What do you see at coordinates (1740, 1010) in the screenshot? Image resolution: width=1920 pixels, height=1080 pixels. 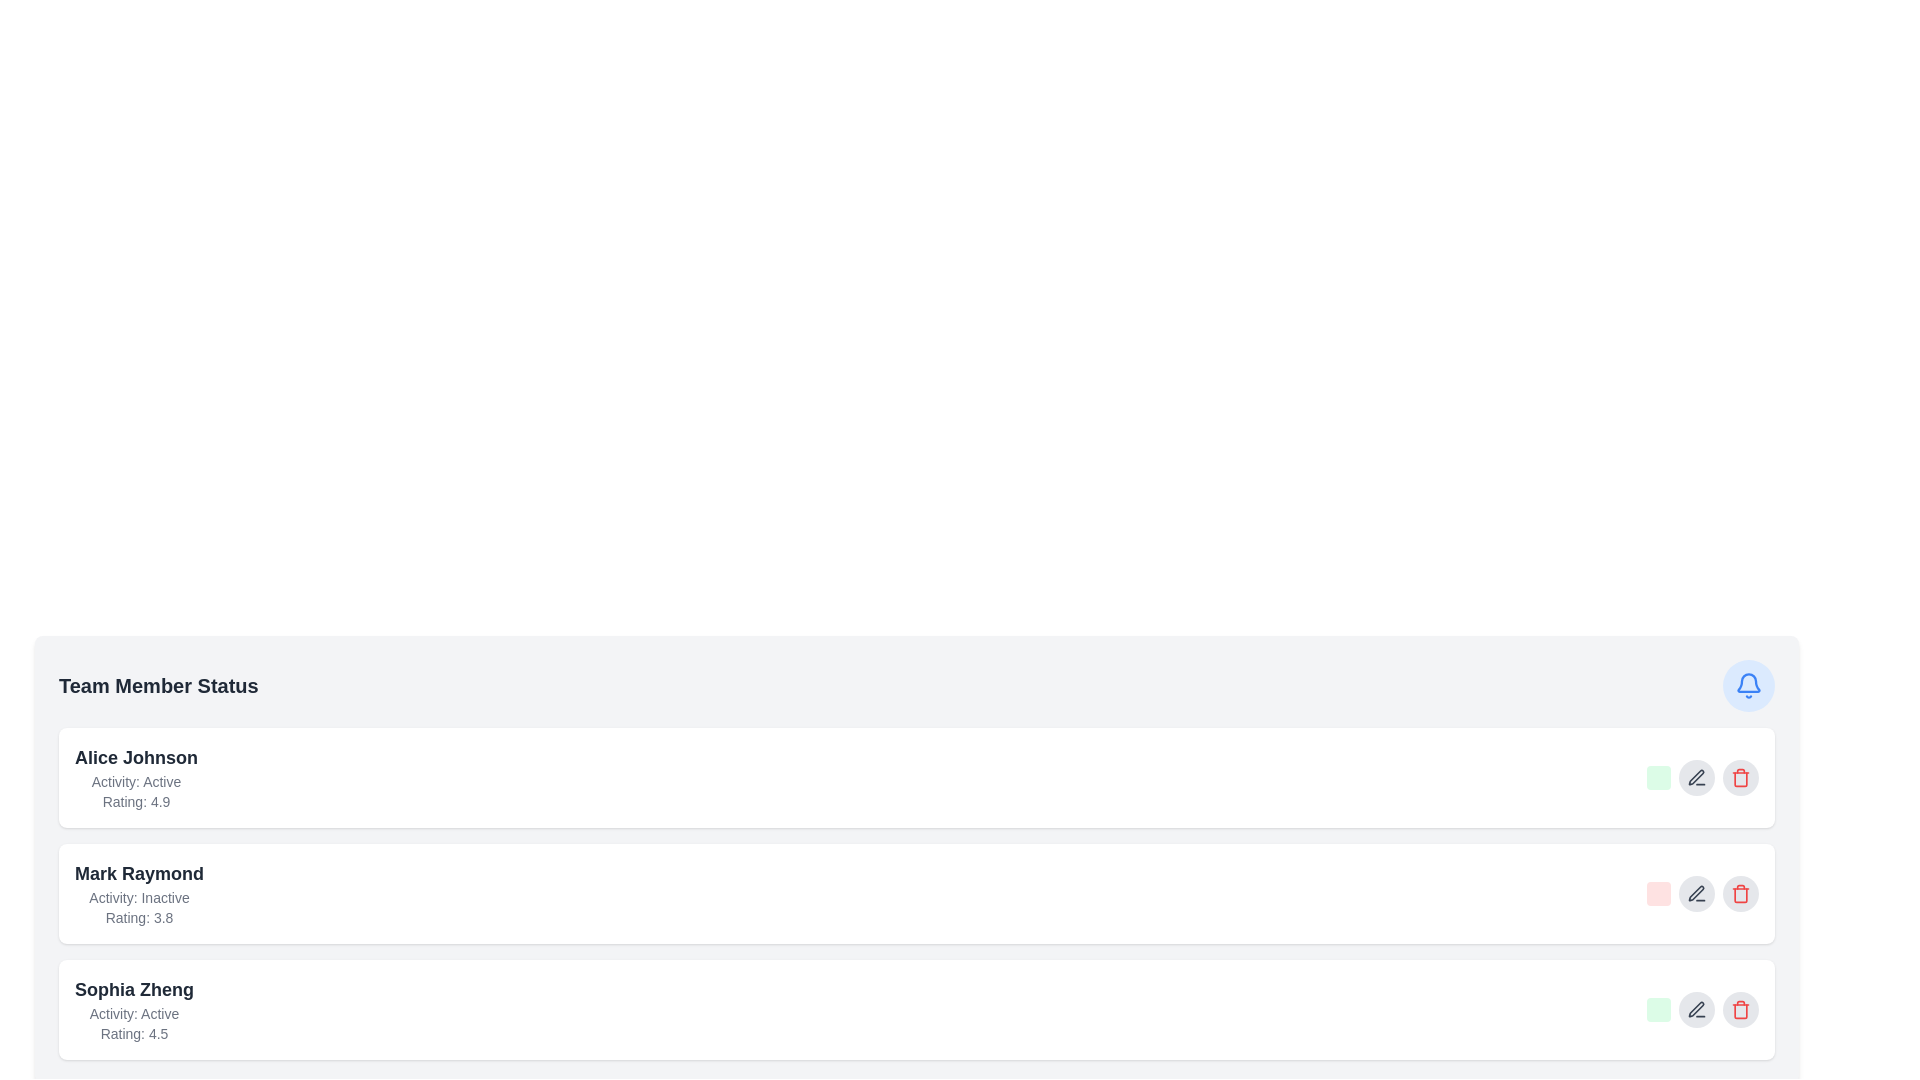 I see `the delete icon button located on the far right side of the third row under 'Team Member Status'` at bounding box center [1740, 1010].